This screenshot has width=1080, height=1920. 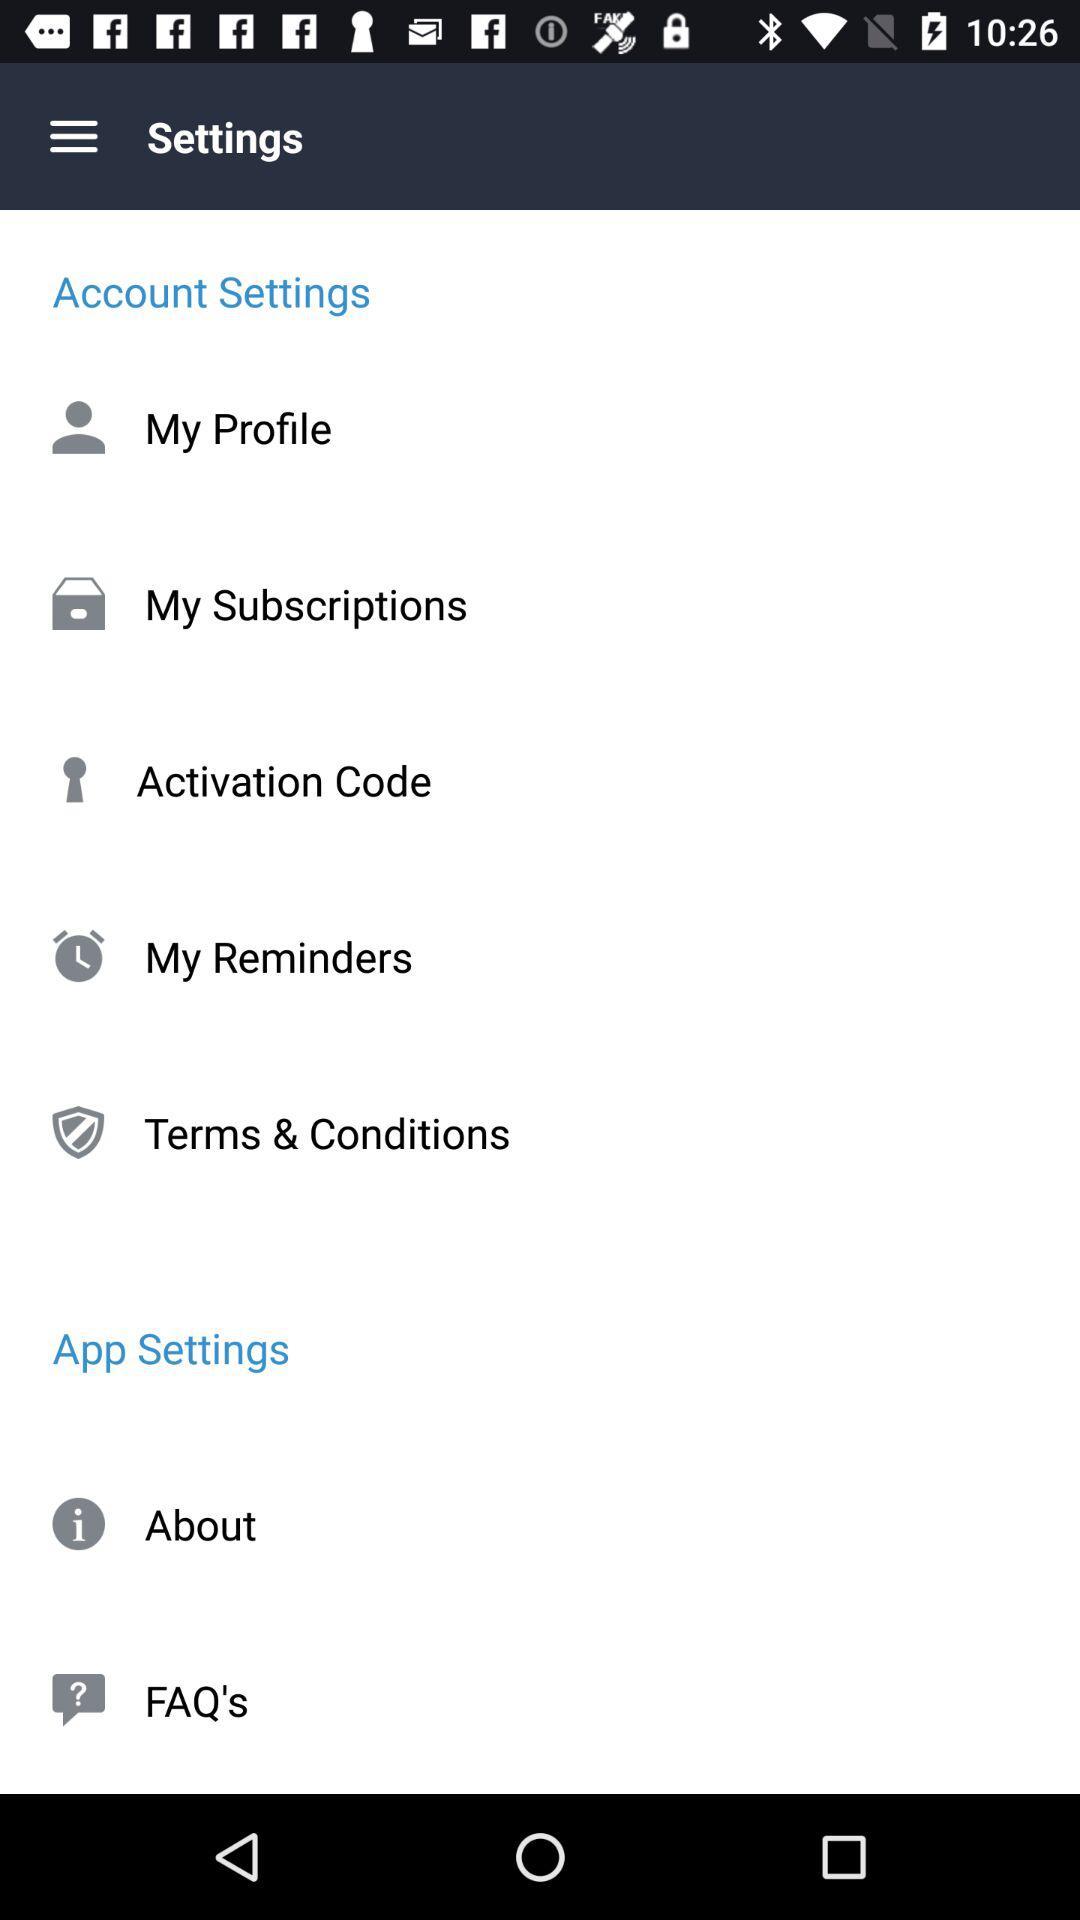 What do you see at coordinates (540, 778) in the screenshot?
I see `the activation code icon` at bounding box center [540, 778].